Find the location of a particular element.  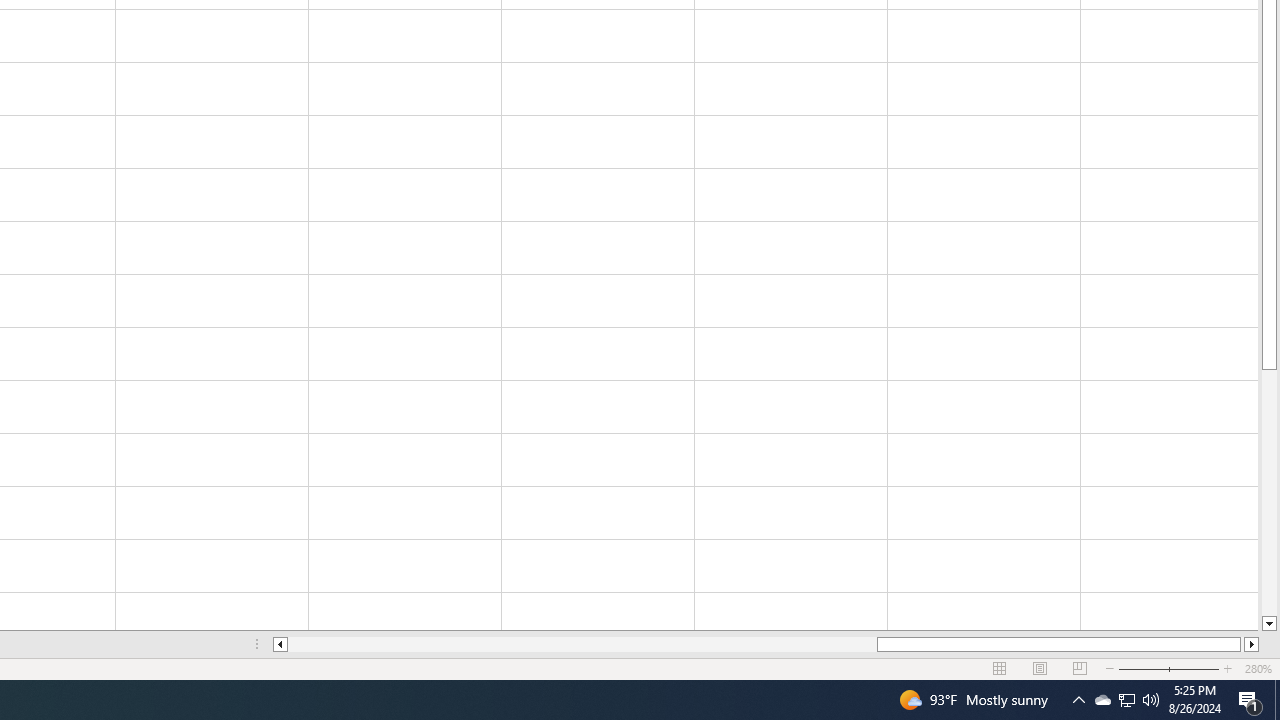

'Page Break Preview' is located at coordinates (1078, 669).